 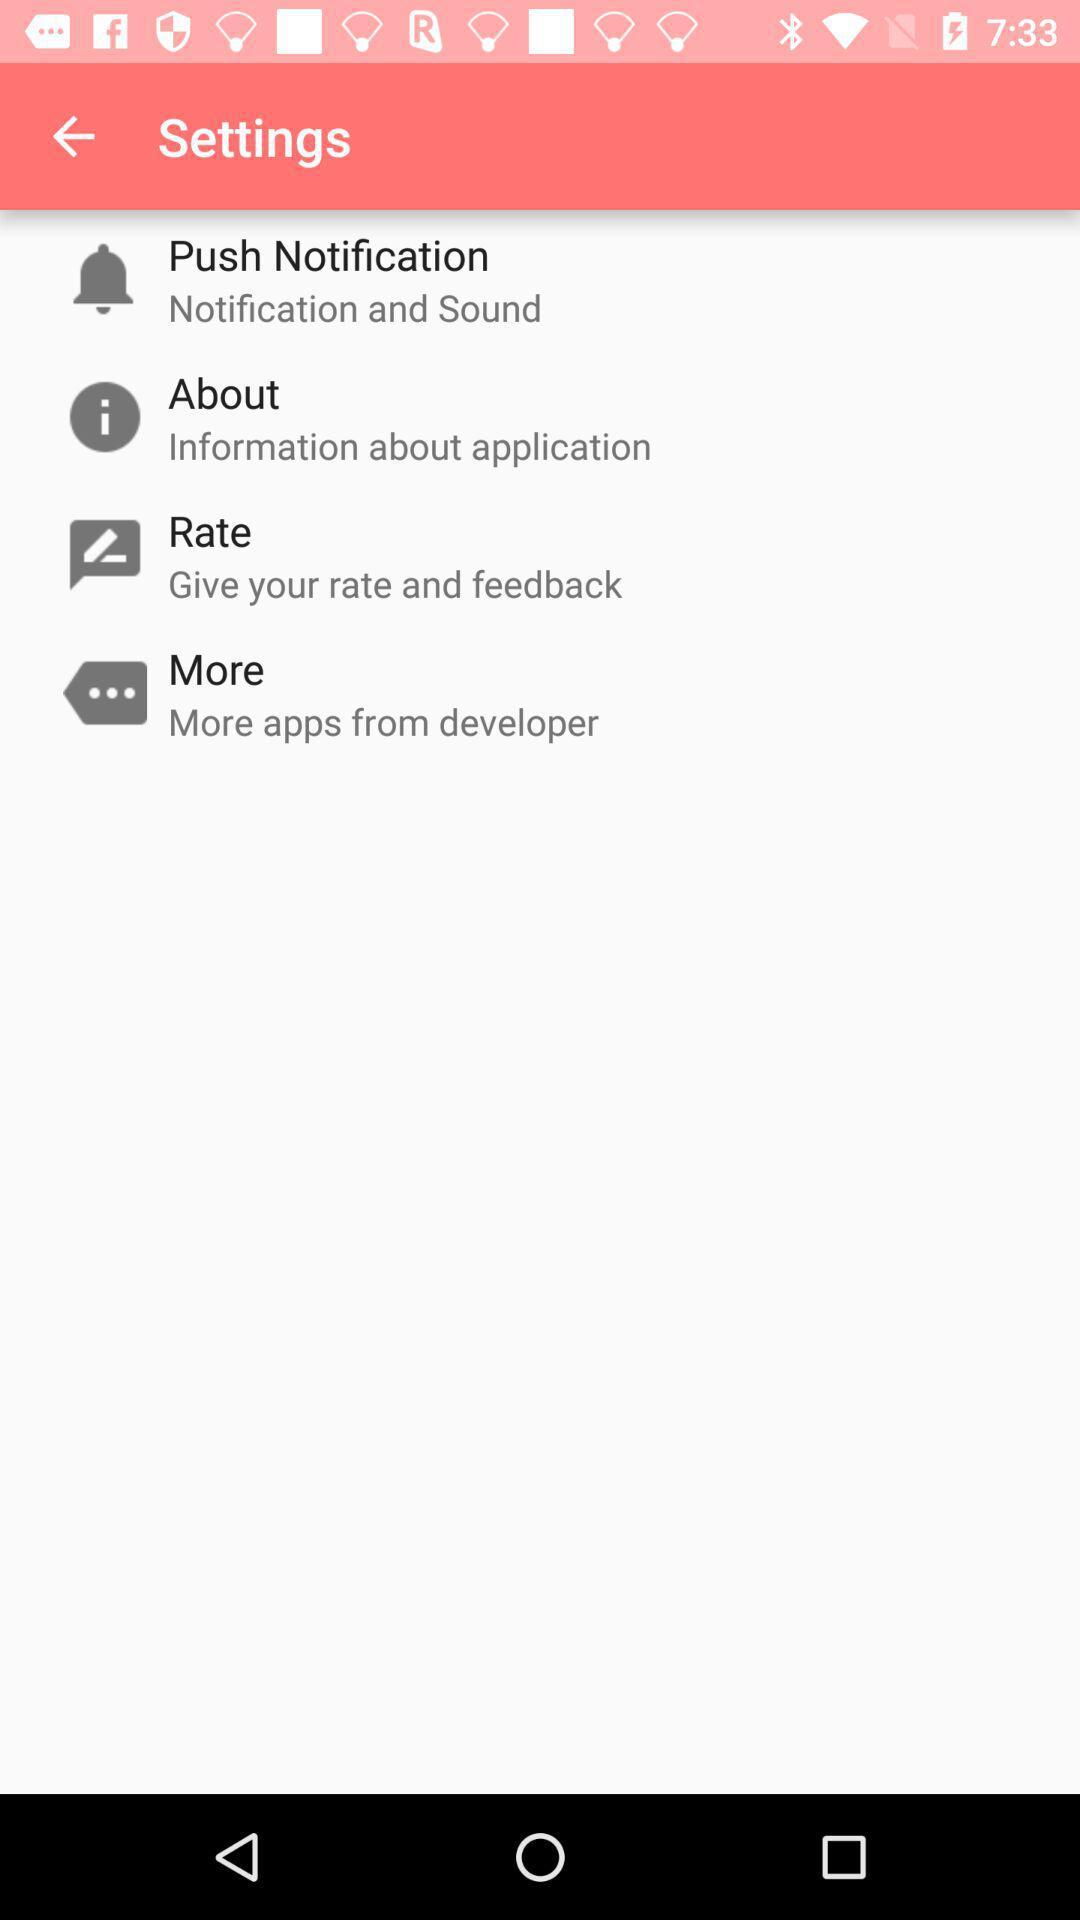 I want to click on item below settings app, so click(x=327, y=253).